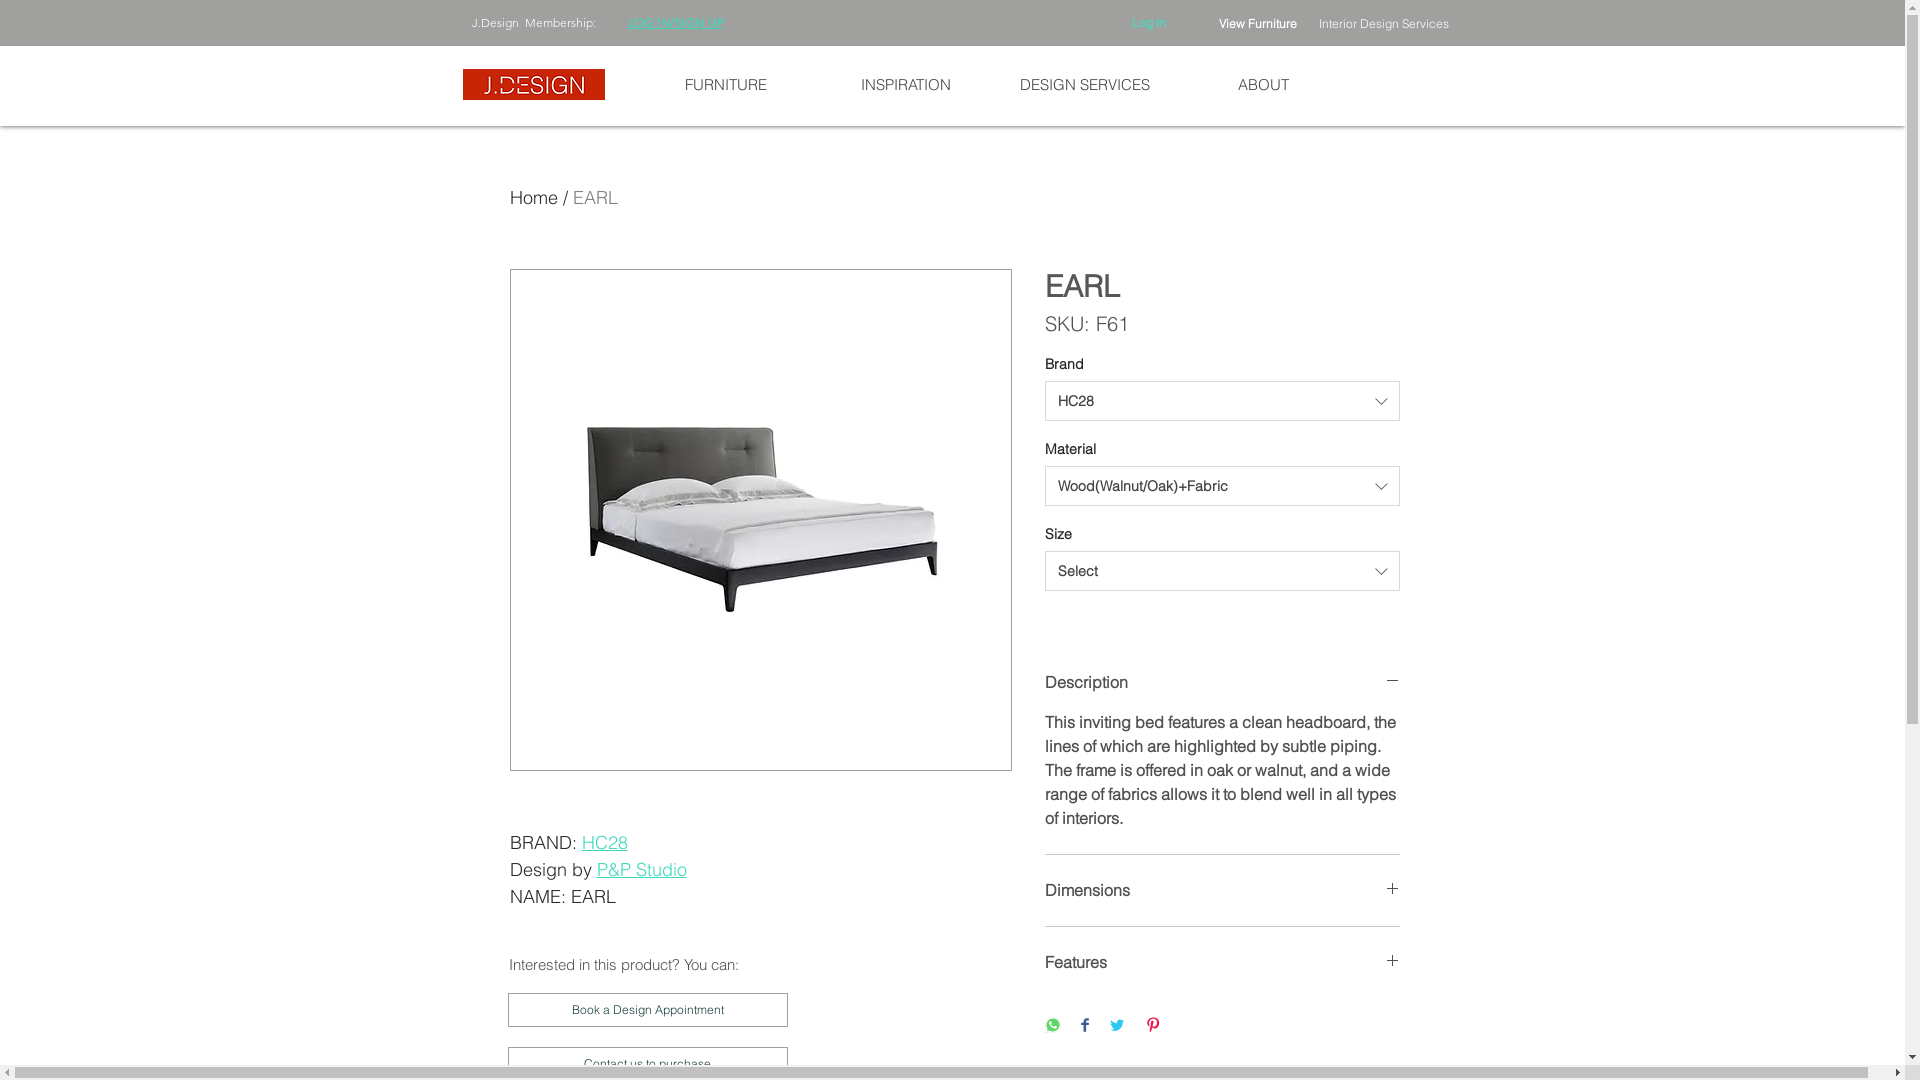 Image resolution: width=1920 pixels, height=1080 pixels. I want to click on 'DESIGN SERVICES', so click(1082, 83).